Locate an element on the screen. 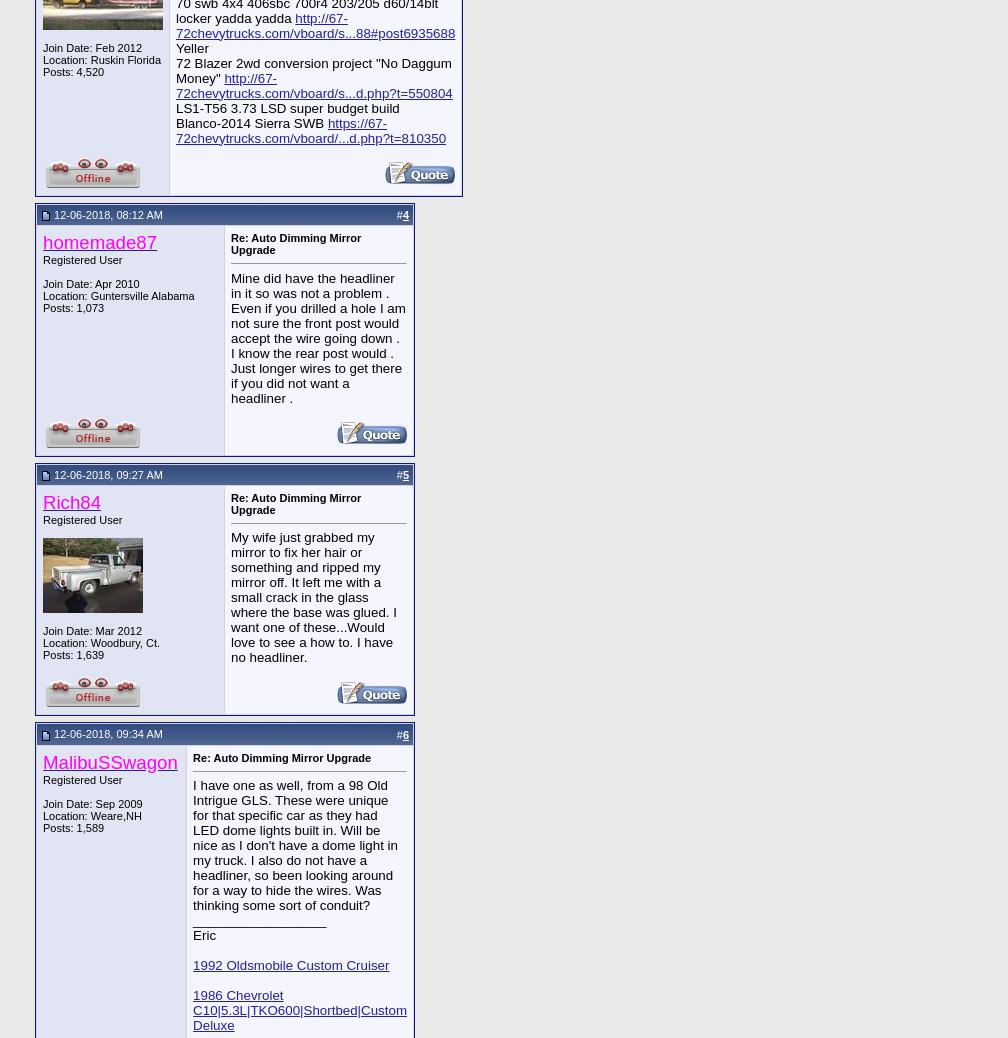 The image size is (1008, 1038). 'Posts: 1,639' is located at coordinates (73, 653).